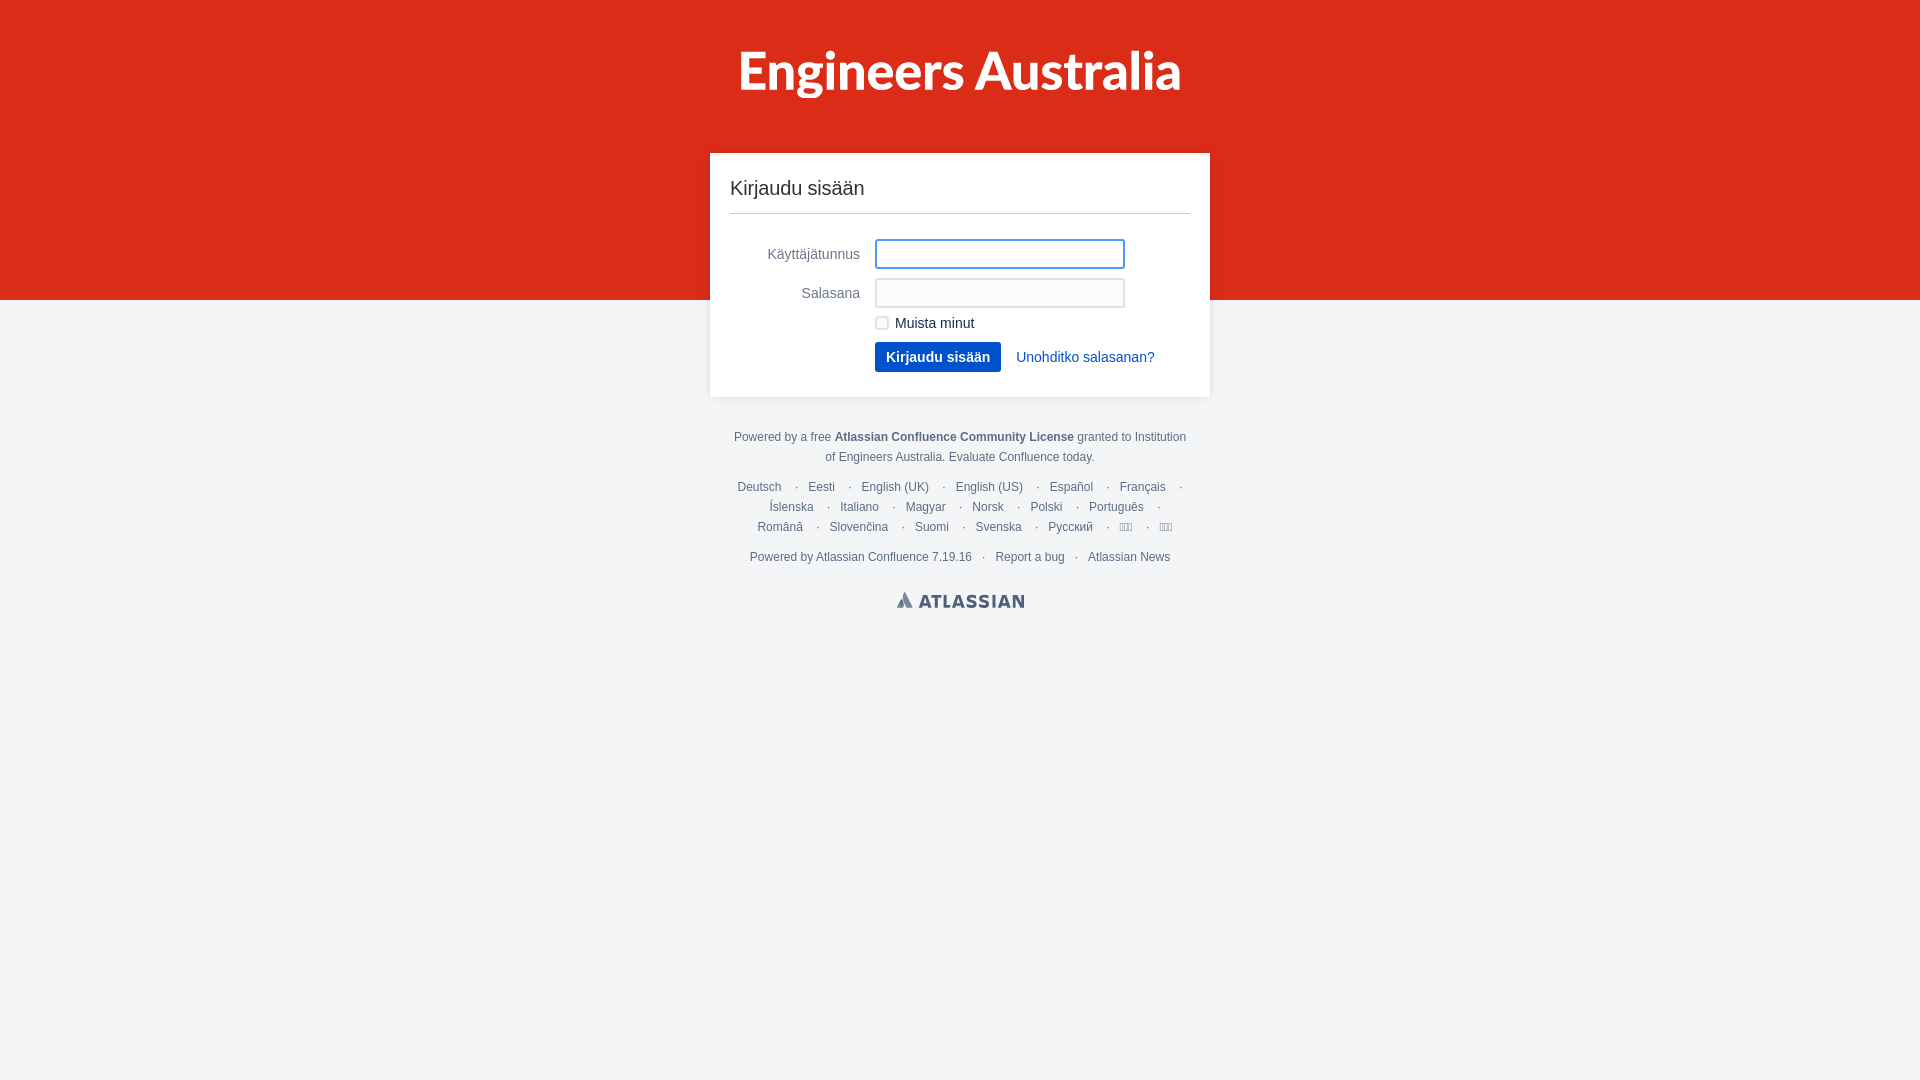 The image size is (1920, 1080). What do you see at coordinates (975, 526) in the screenshot?
I see `'Svenska'` at bounding box center [975, 526].